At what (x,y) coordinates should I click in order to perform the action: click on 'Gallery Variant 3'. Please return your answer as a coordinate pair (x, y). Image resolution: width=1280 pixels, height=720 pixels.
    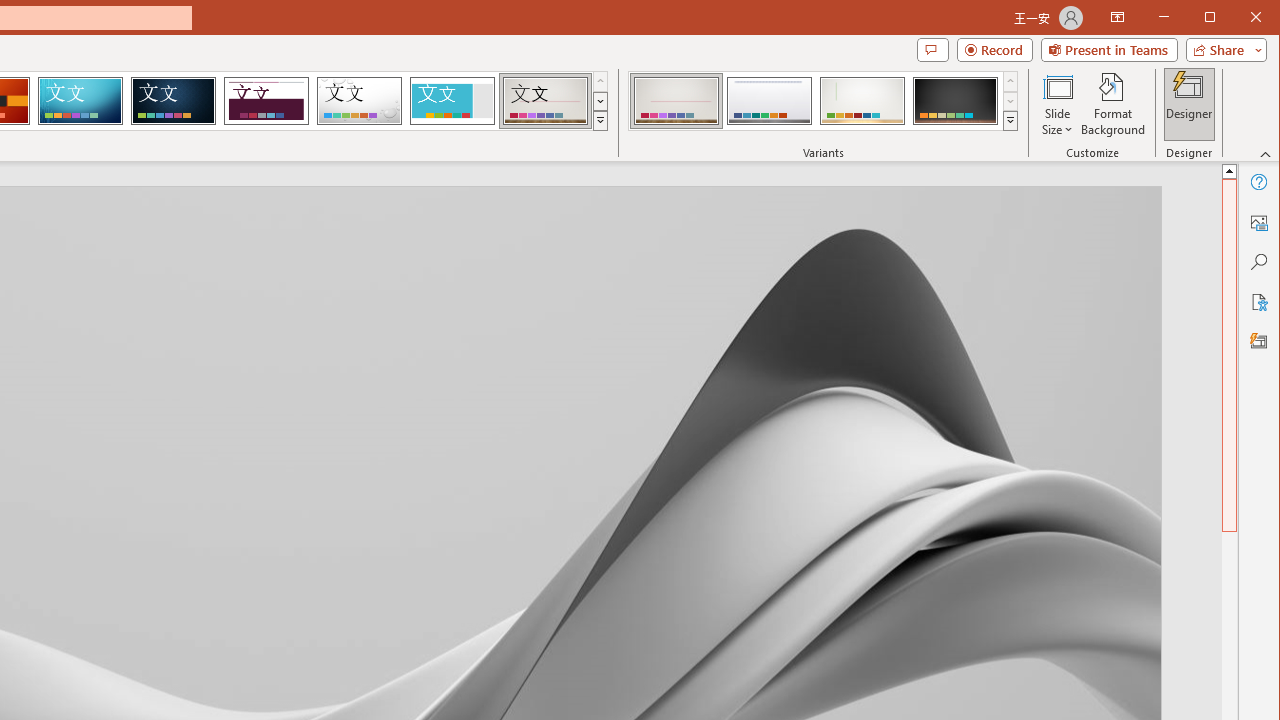
    Looking at the image, I should click on (862, 100).